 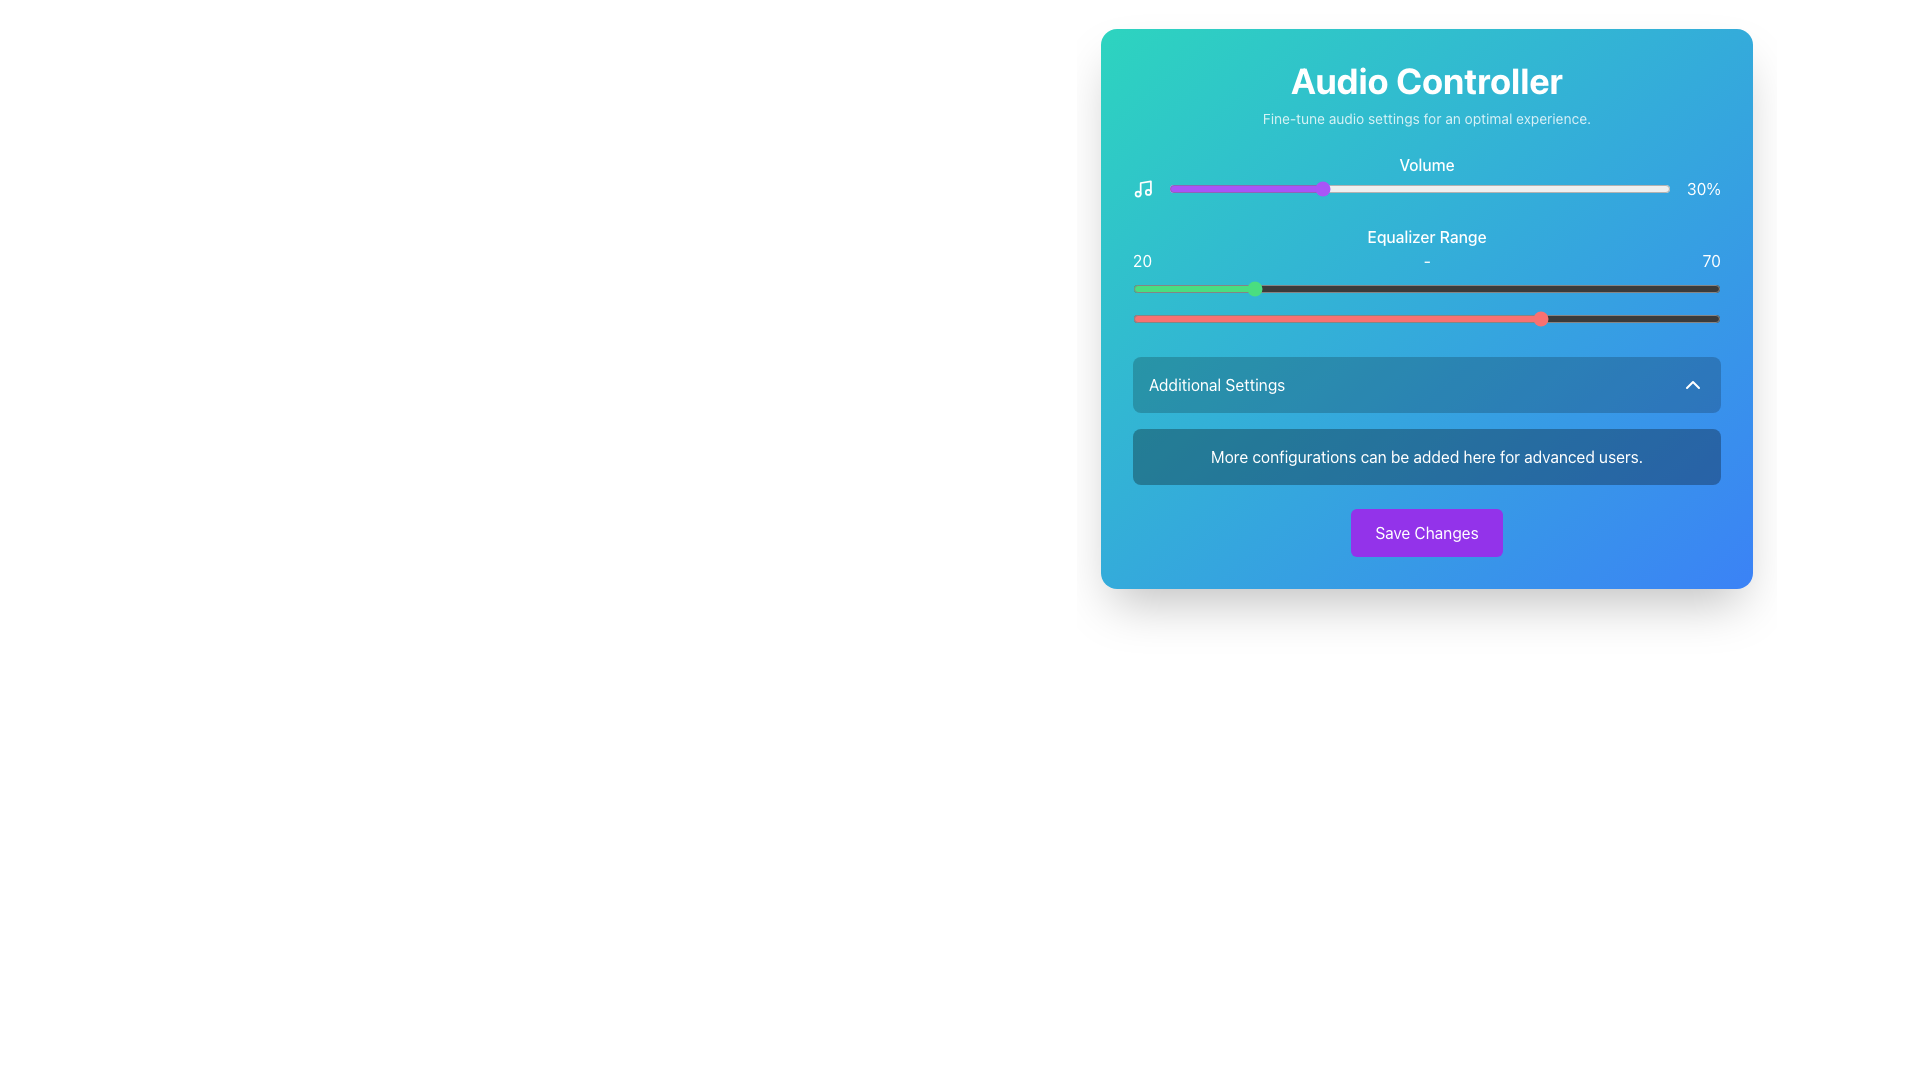 What do you see at coordinates (1349, 189) in the screenshot?
I see `the volume slider` at bounding box center [1349, 189].